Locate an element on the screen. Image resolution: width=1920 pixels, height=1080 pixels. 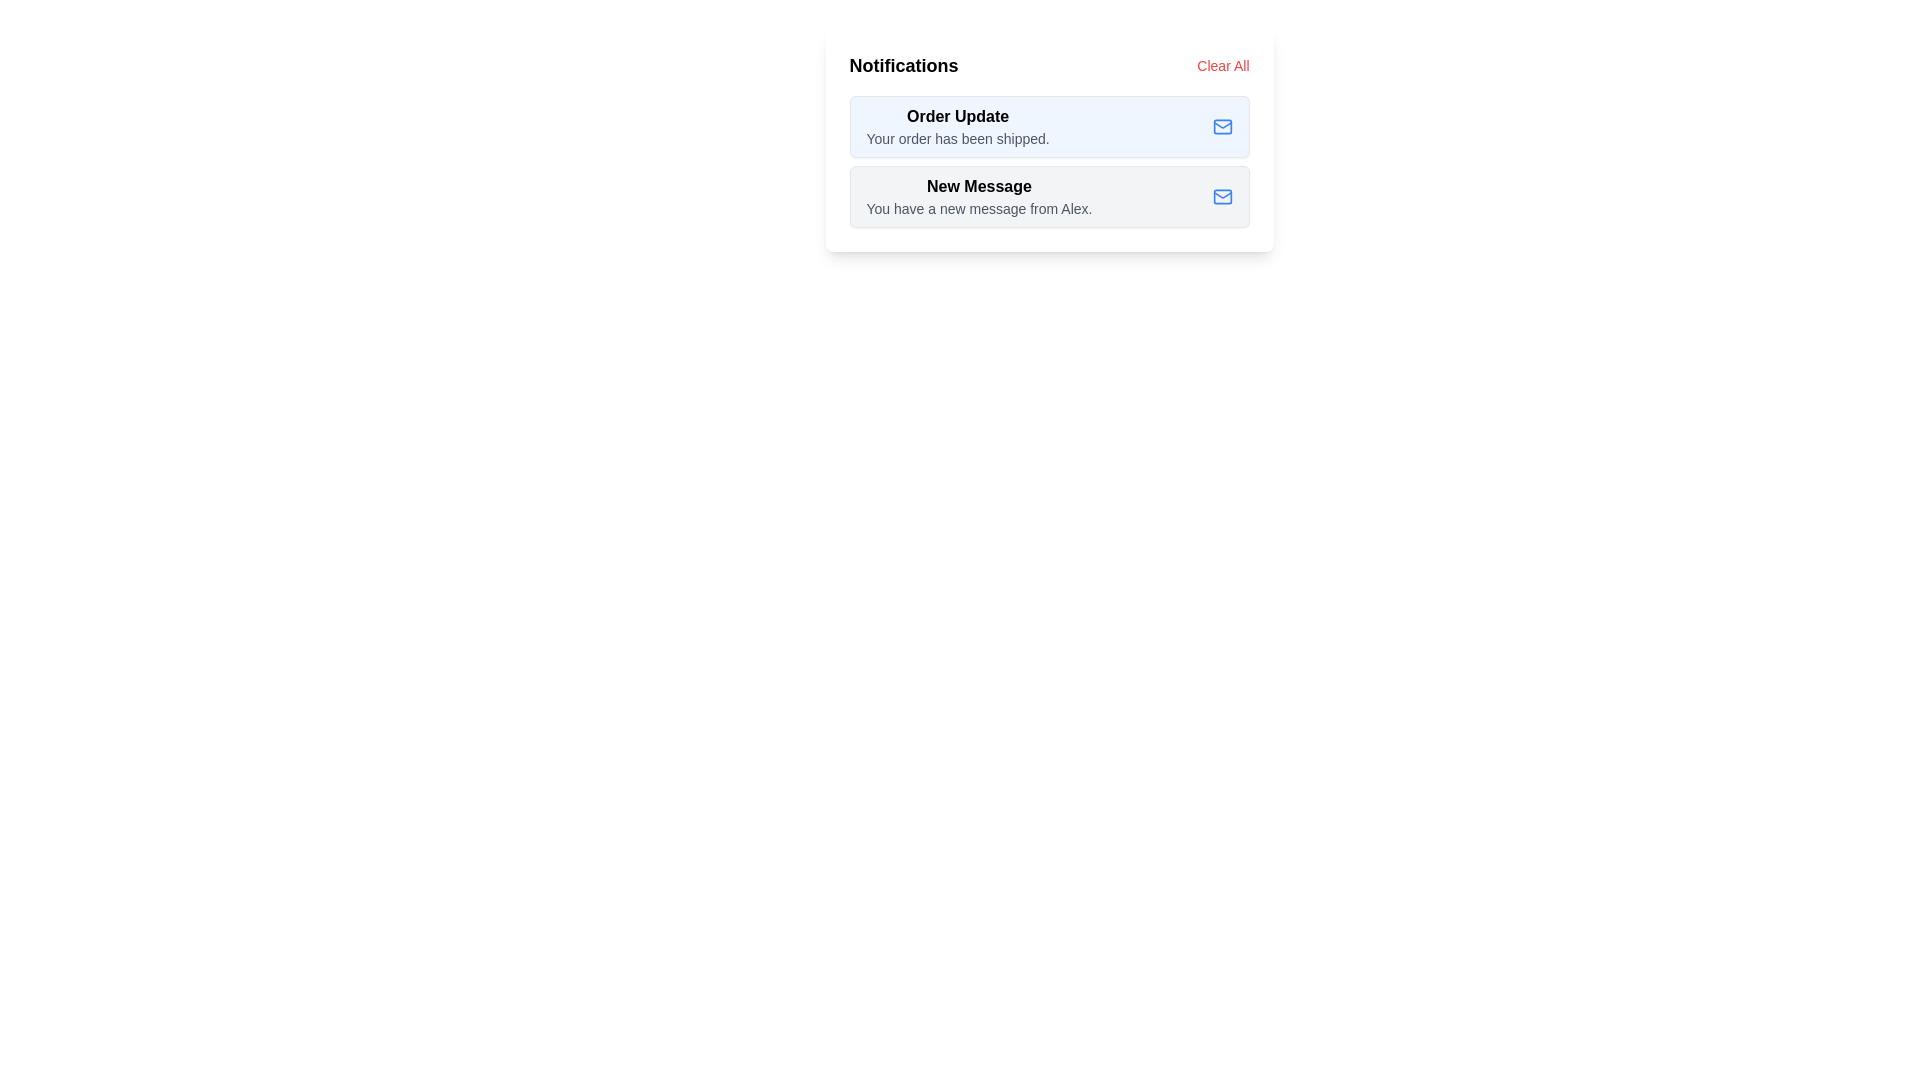
the 'Order Update' notification message, which is a two-line text block in a bordered blue-tinted background is located at coordinates (957, 127).